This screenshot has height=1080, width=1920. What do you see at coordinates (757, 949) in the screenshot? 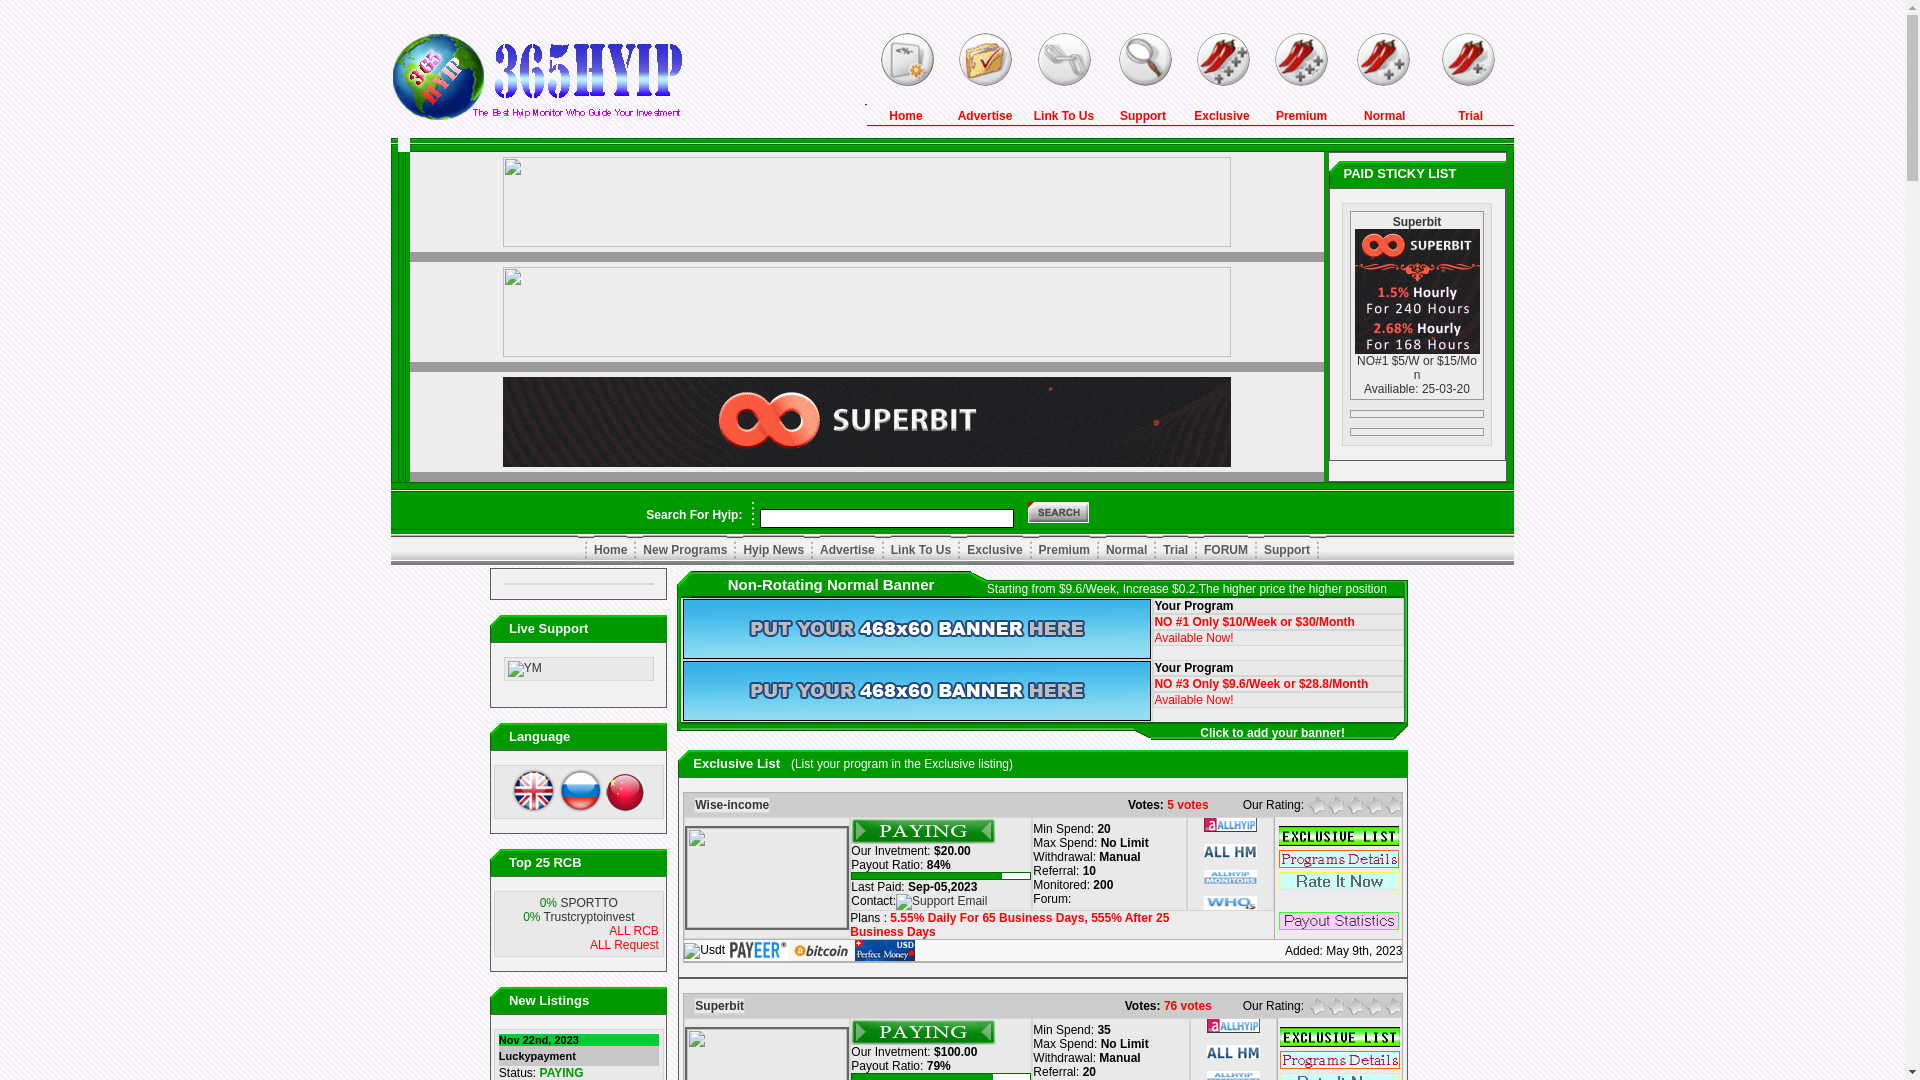
I see `'Payeer'` at bounding box center [757, 949].